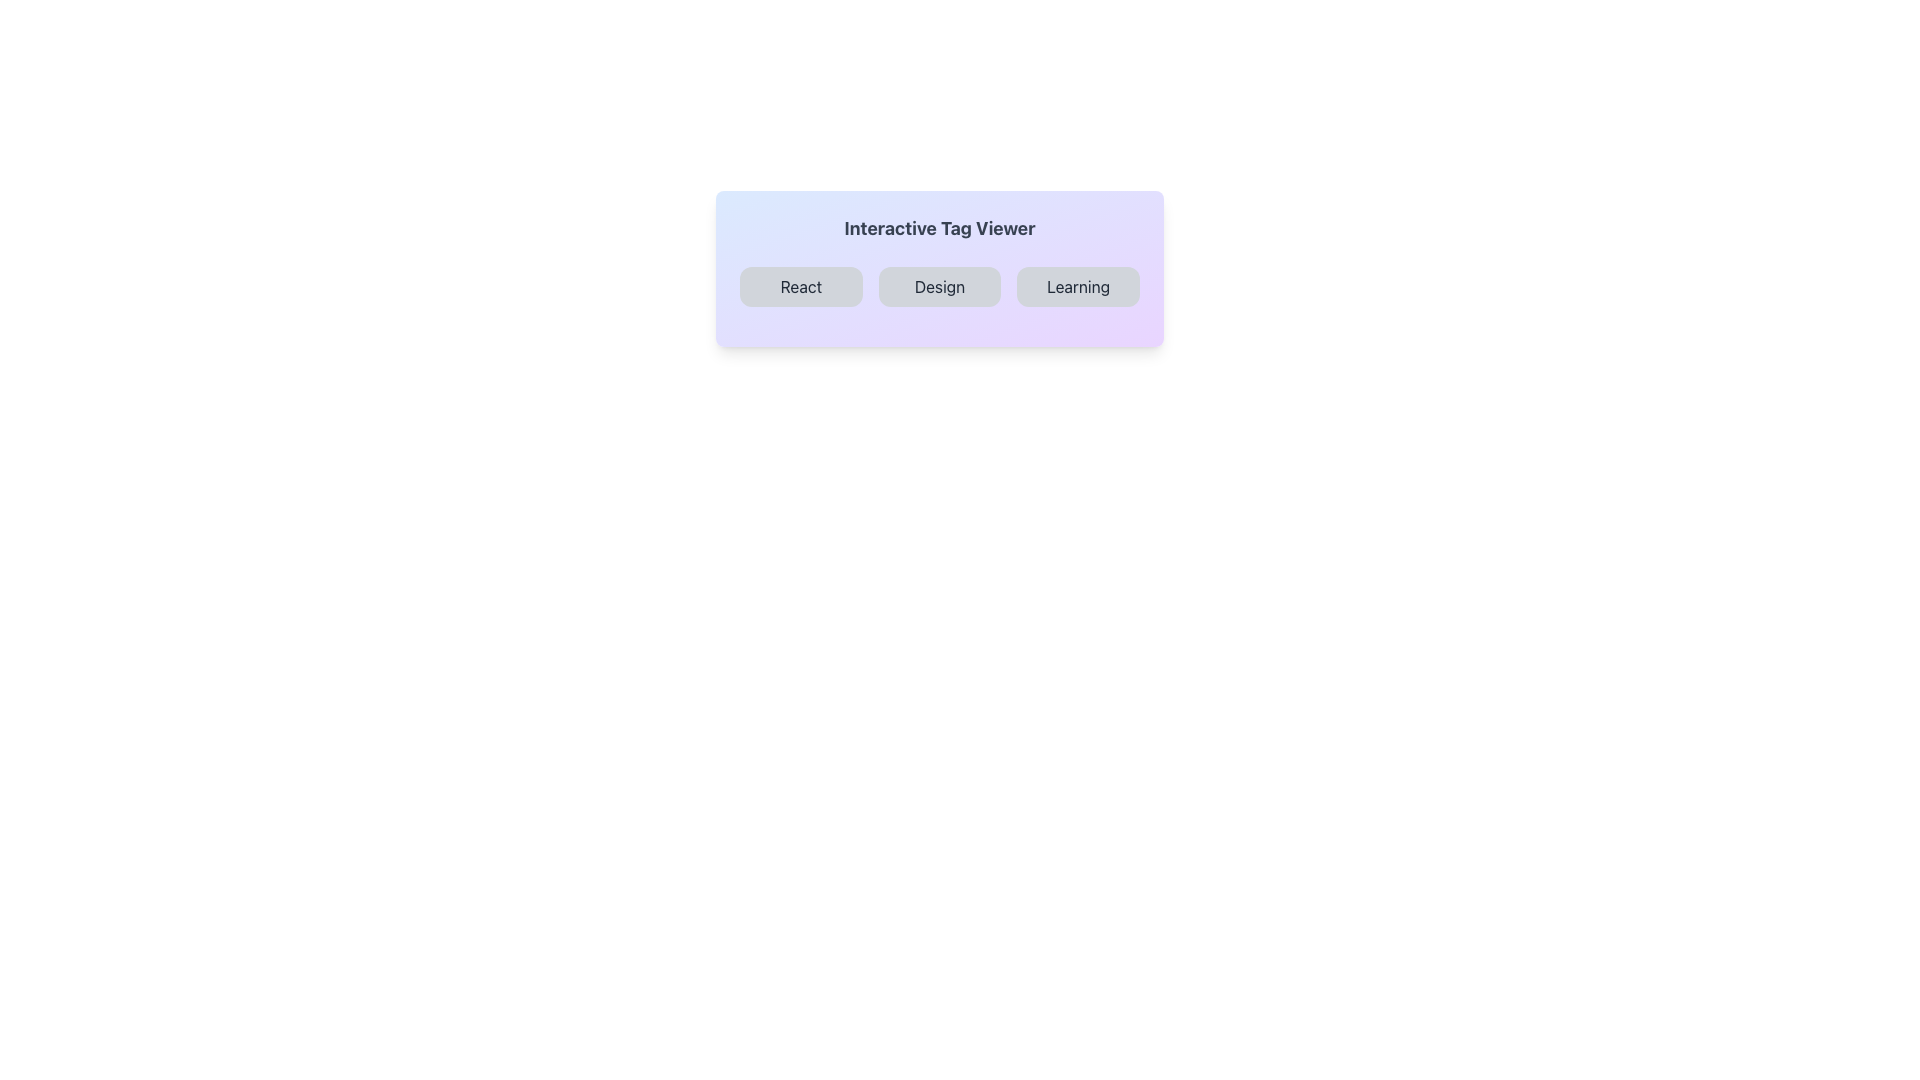 The height and width of the screenshot is (1080, 1920). What do you see at coordinates (939, 294) in the screenshot?
I see `the 'Design' tag in the 'Interactive Tag Viewer' subsection` at bounding box center [939, 294].